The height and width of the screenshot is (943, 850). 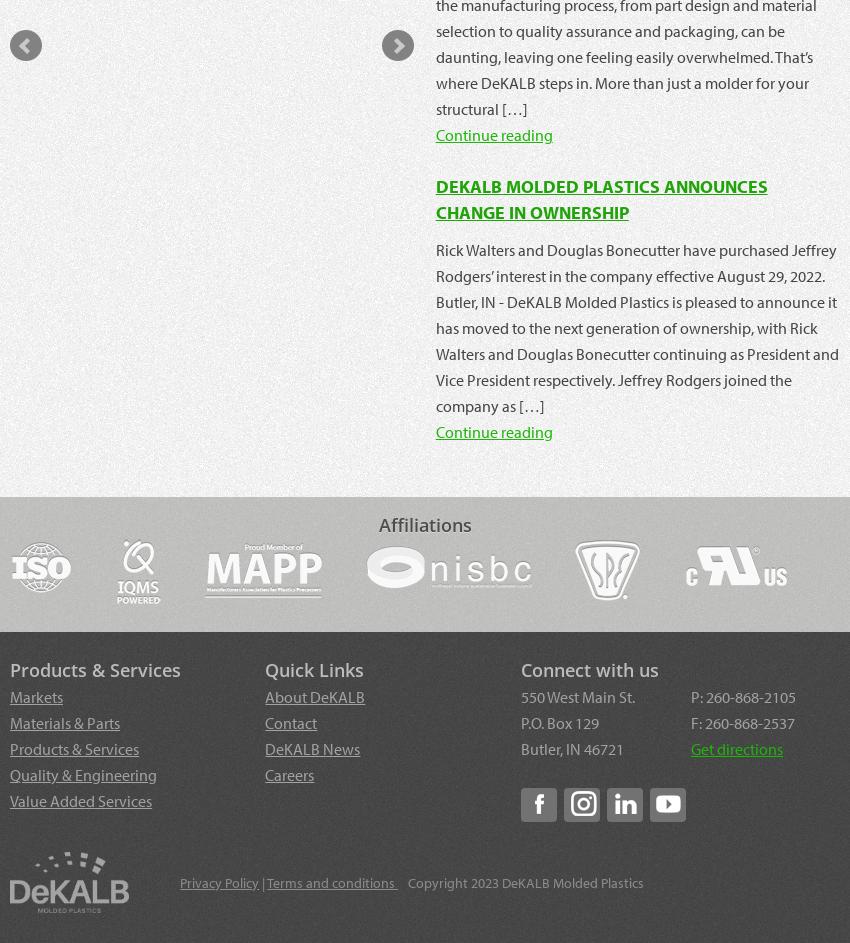 I want to click on 'P.O. Box 129', so click(x=558, y=720).